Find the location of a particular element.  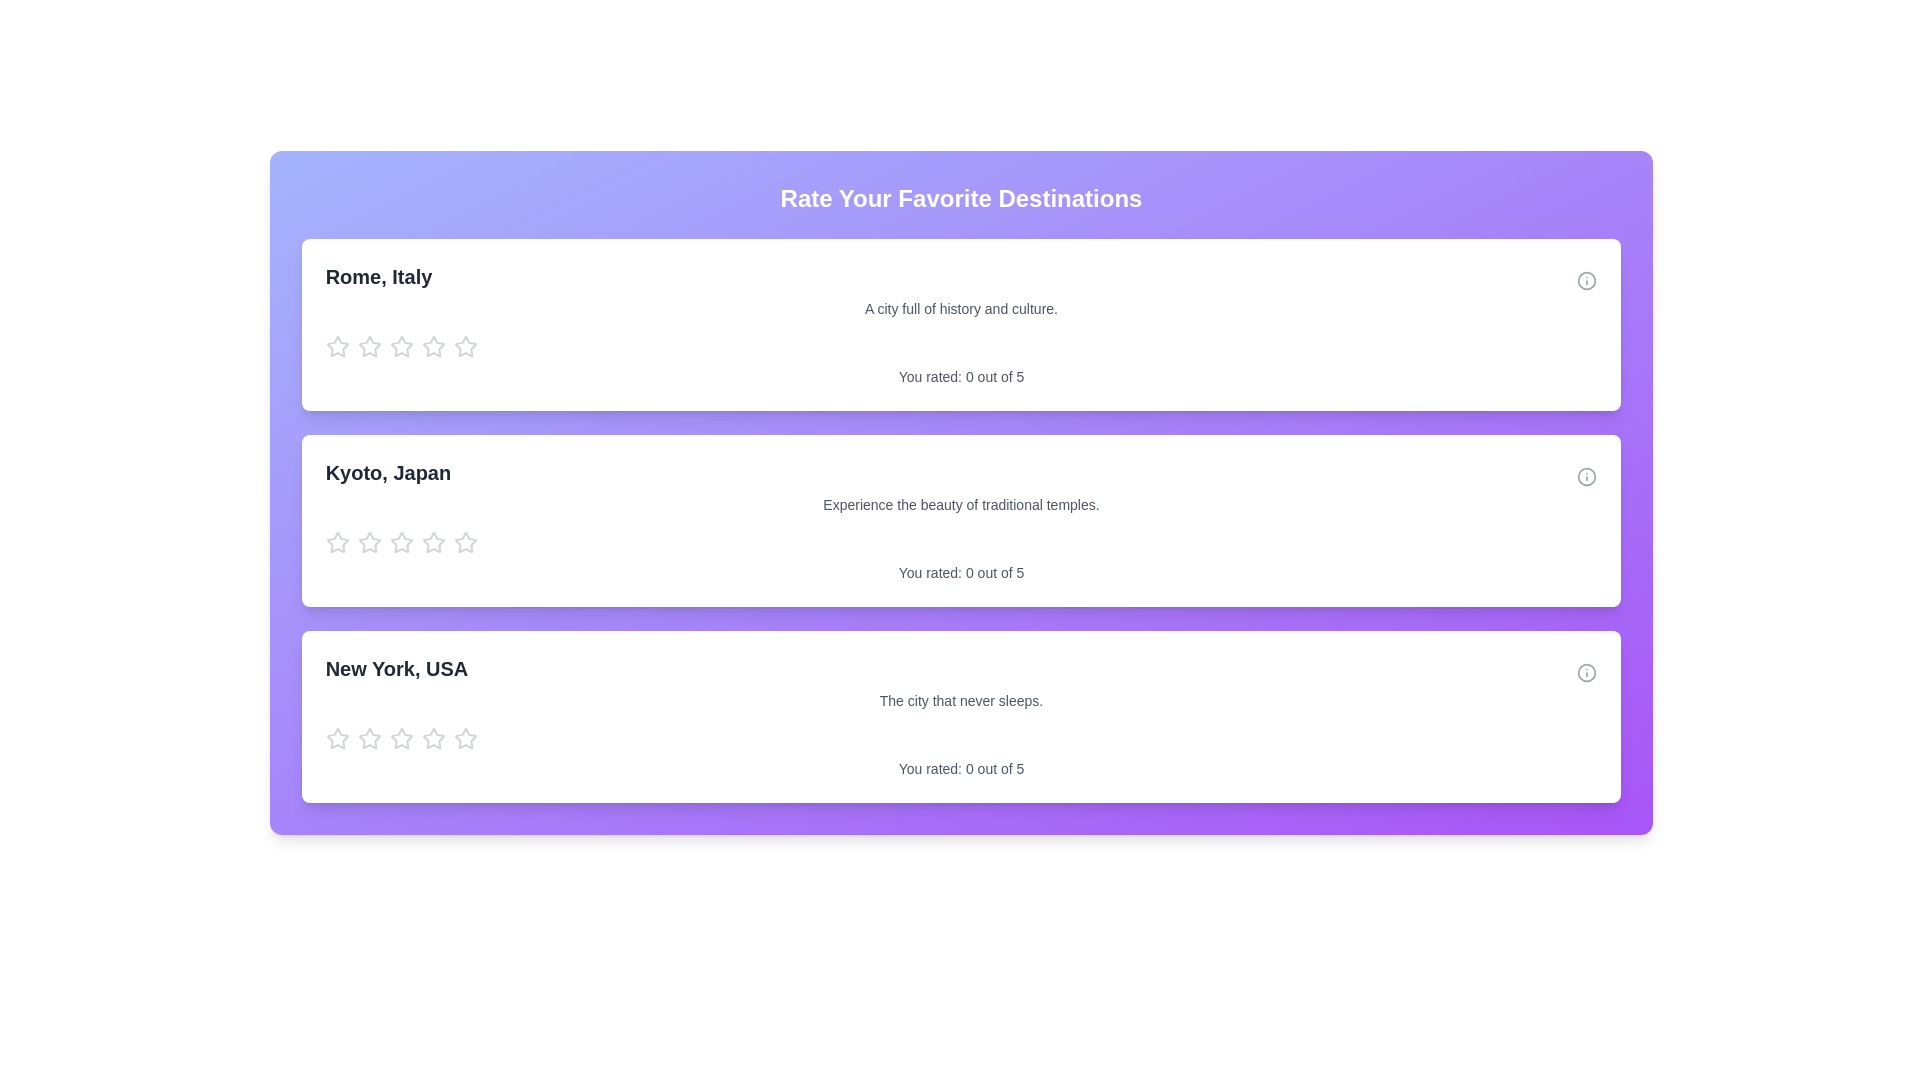

the text element displaying 'You rated: 0 out of 5', which is located at the bottom of the white card labeled 'New York, USA' is located at coordinates (961, 767).